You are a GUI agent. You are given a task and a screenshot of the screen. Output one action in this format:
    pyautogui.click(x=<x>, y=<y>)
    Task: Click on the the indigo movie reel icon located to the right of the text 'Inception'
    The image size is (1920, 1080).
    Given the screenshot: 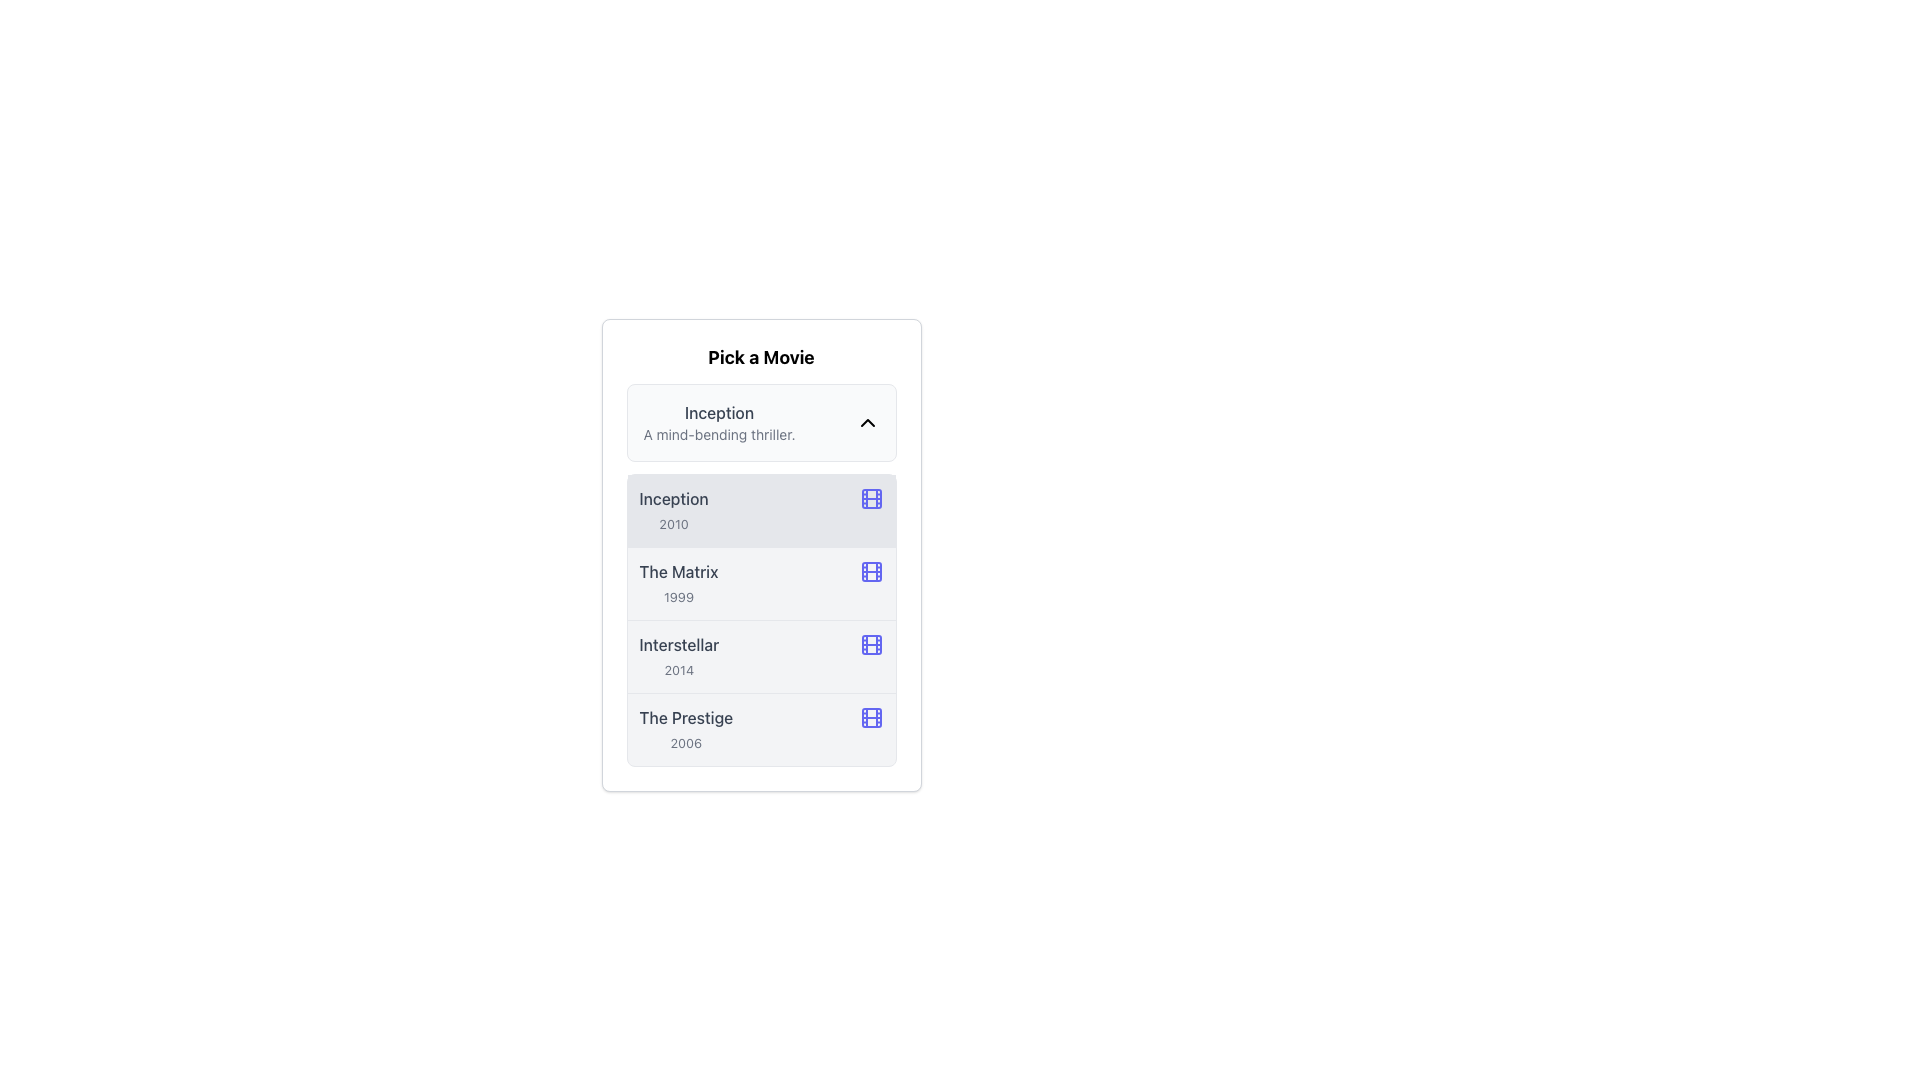 What is the action you would take?
    pyautogui.click(x=871, y=497)
    